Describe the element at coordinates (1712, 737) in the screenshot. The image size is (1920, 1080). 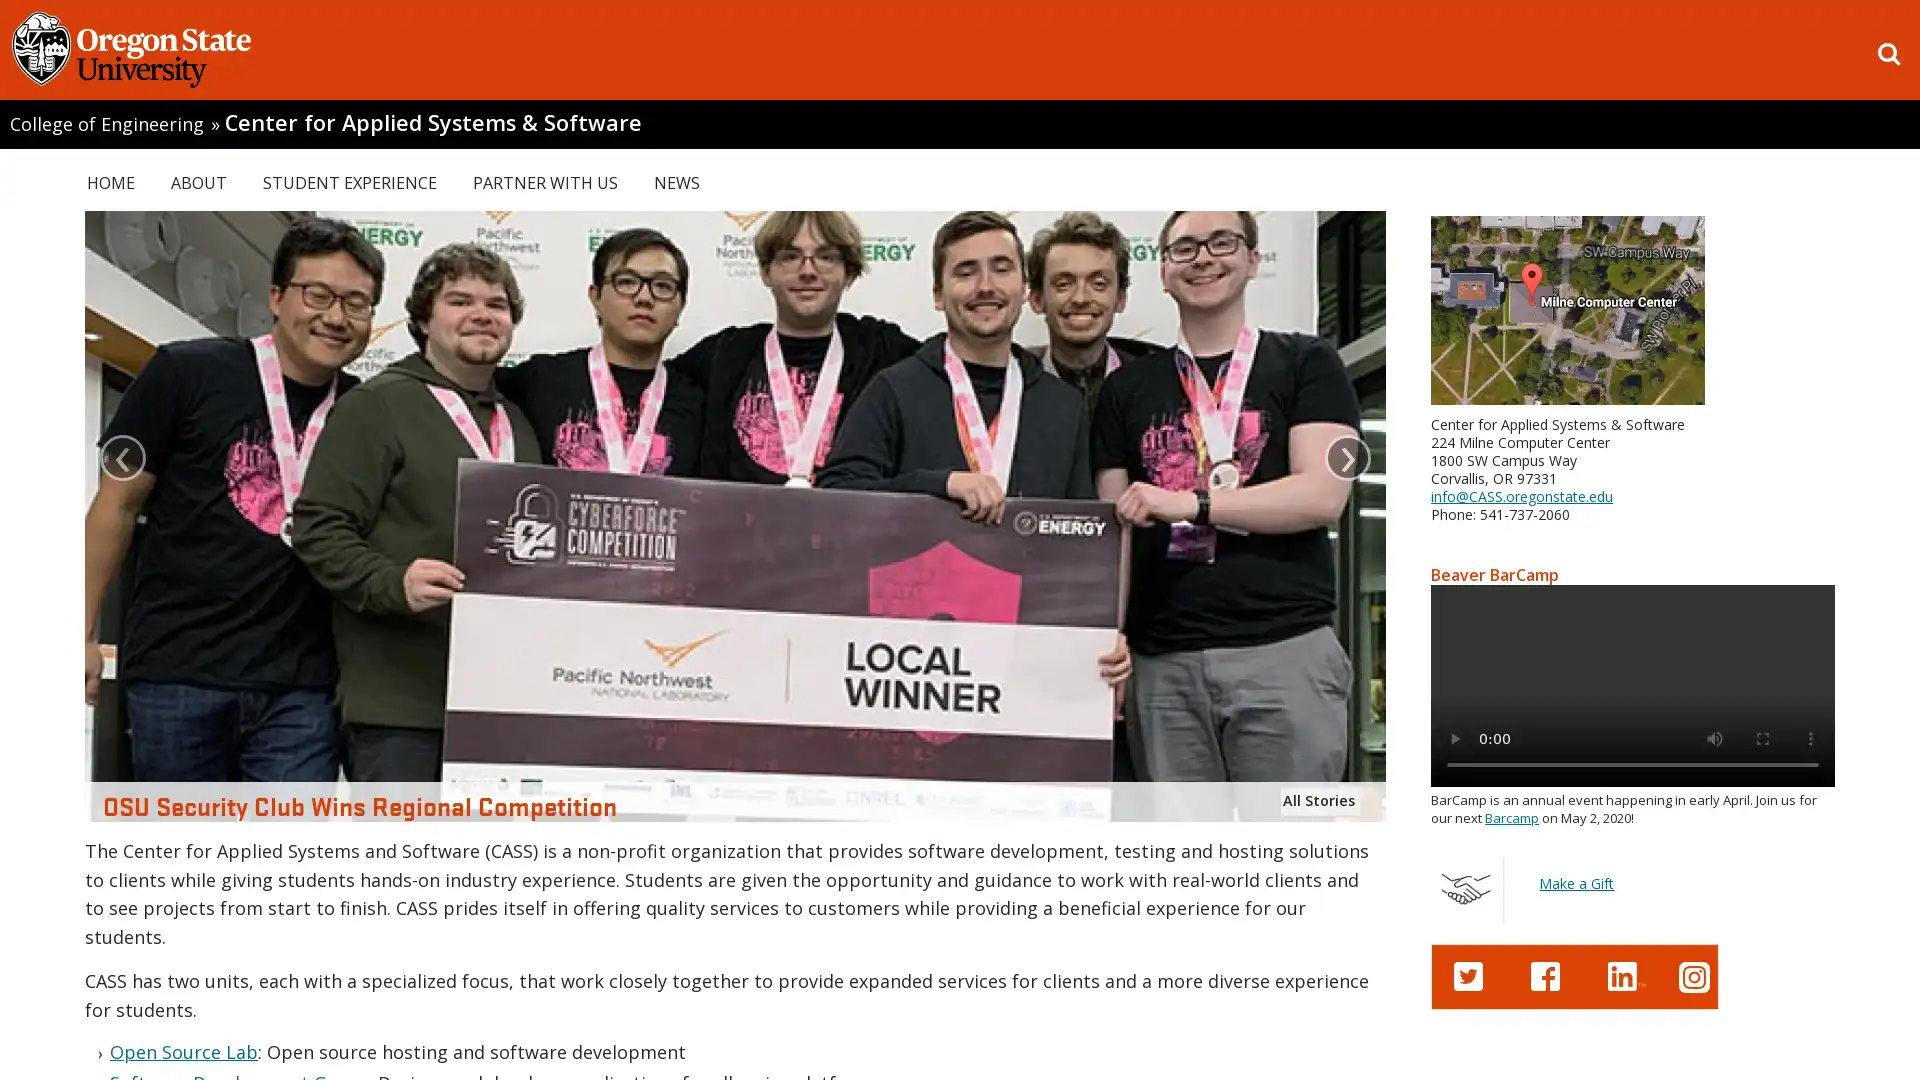
I see `mute` at that location.